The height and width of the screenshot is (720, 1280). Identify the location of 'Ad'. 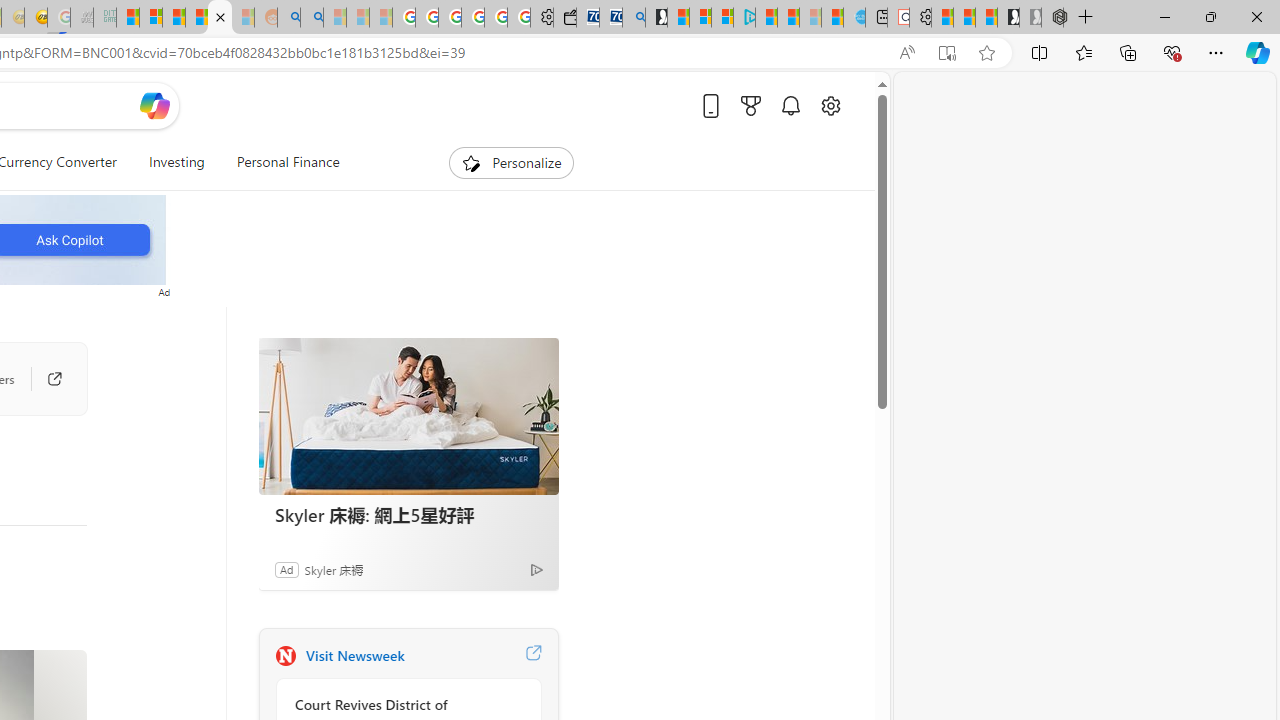
(285, 569).